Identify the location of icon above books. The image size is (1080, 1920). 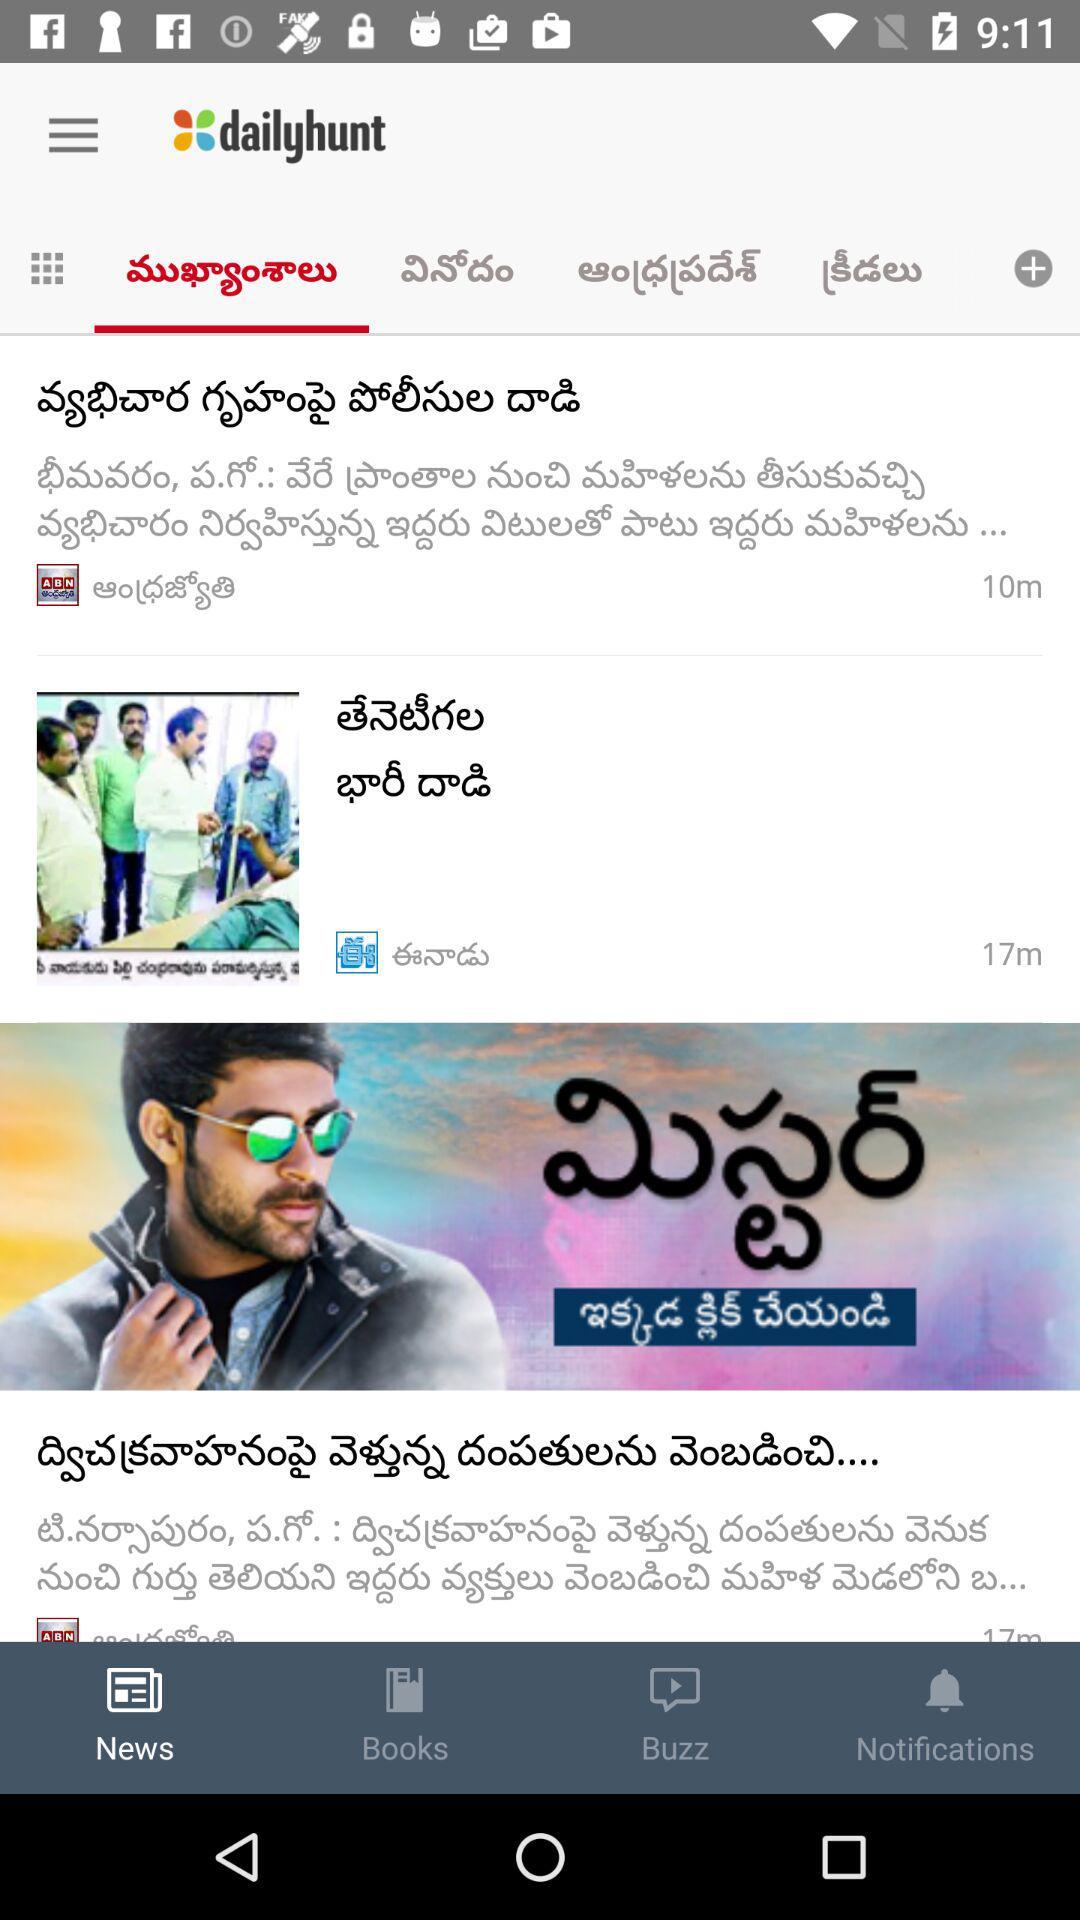
(404, 1688).